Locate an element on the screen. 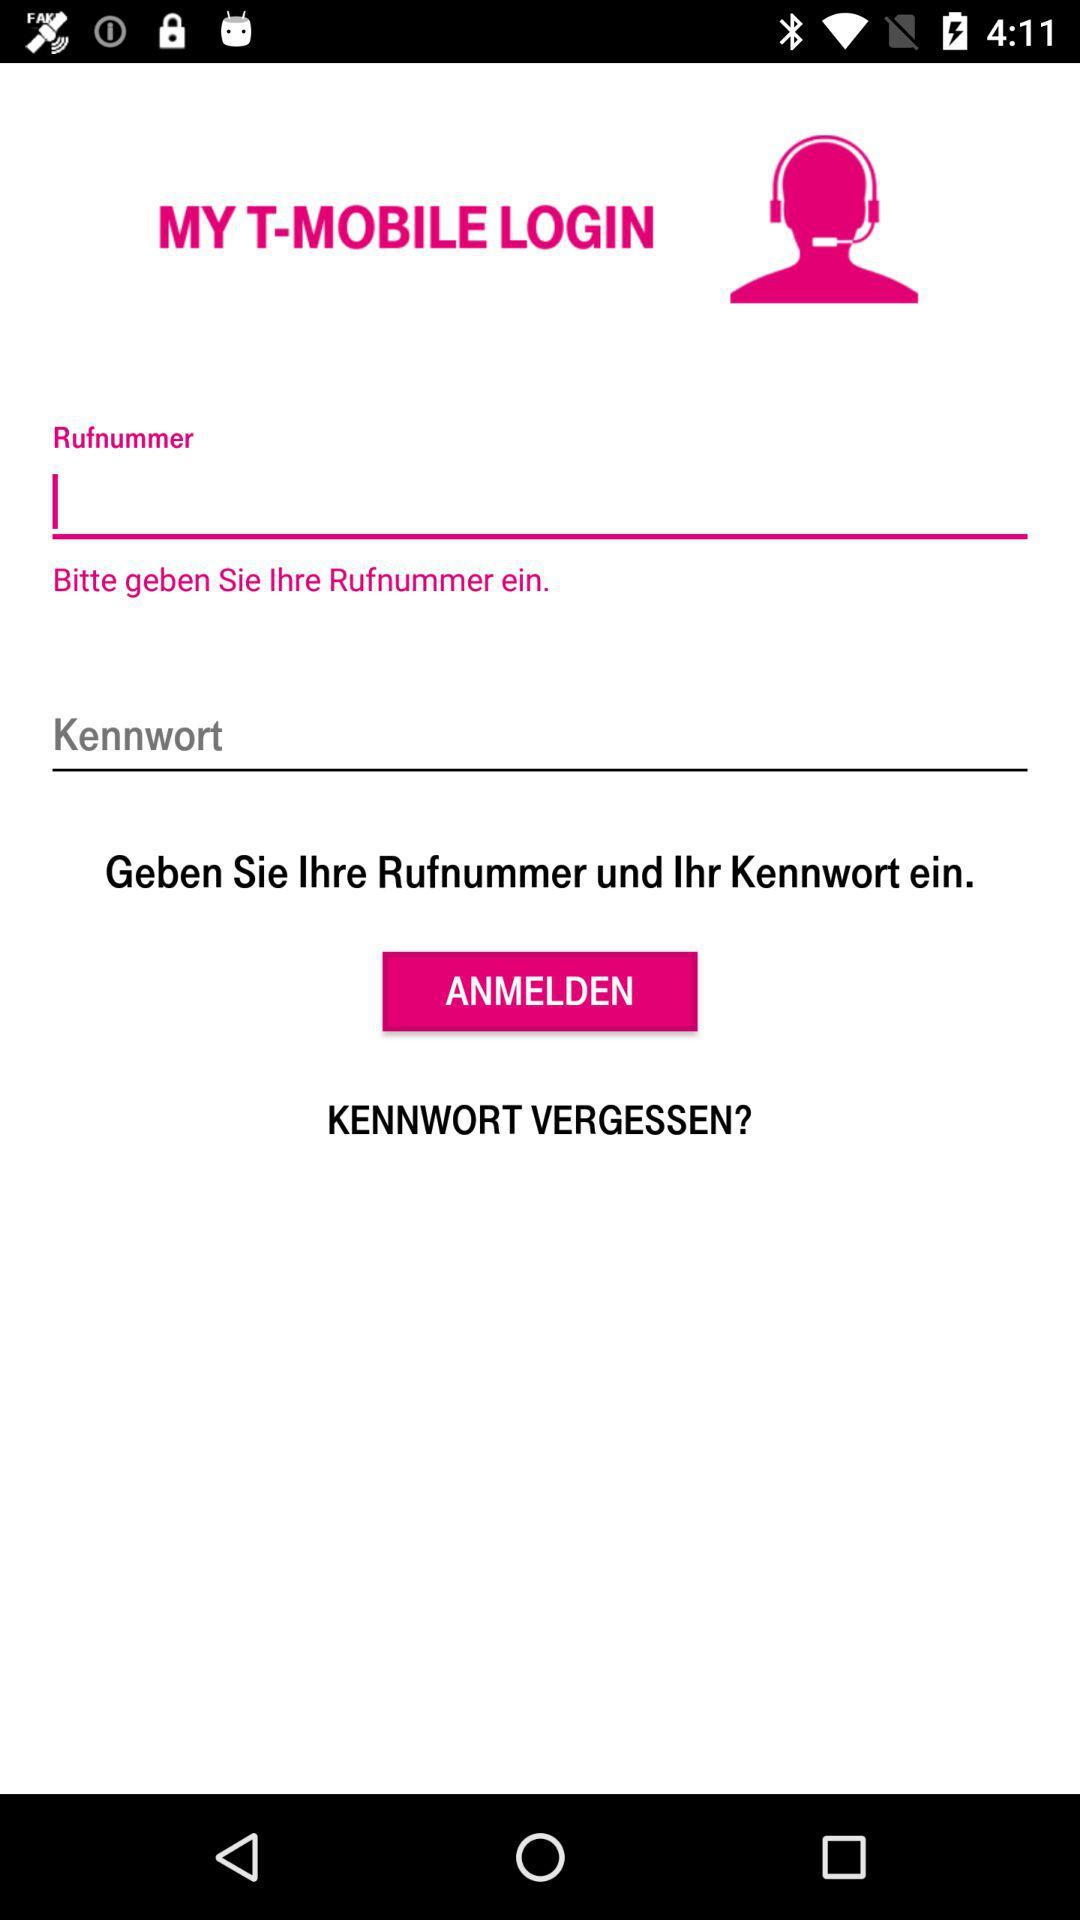 The image size is (1080, 1920). anmelden is located at coordinates (540, 991).